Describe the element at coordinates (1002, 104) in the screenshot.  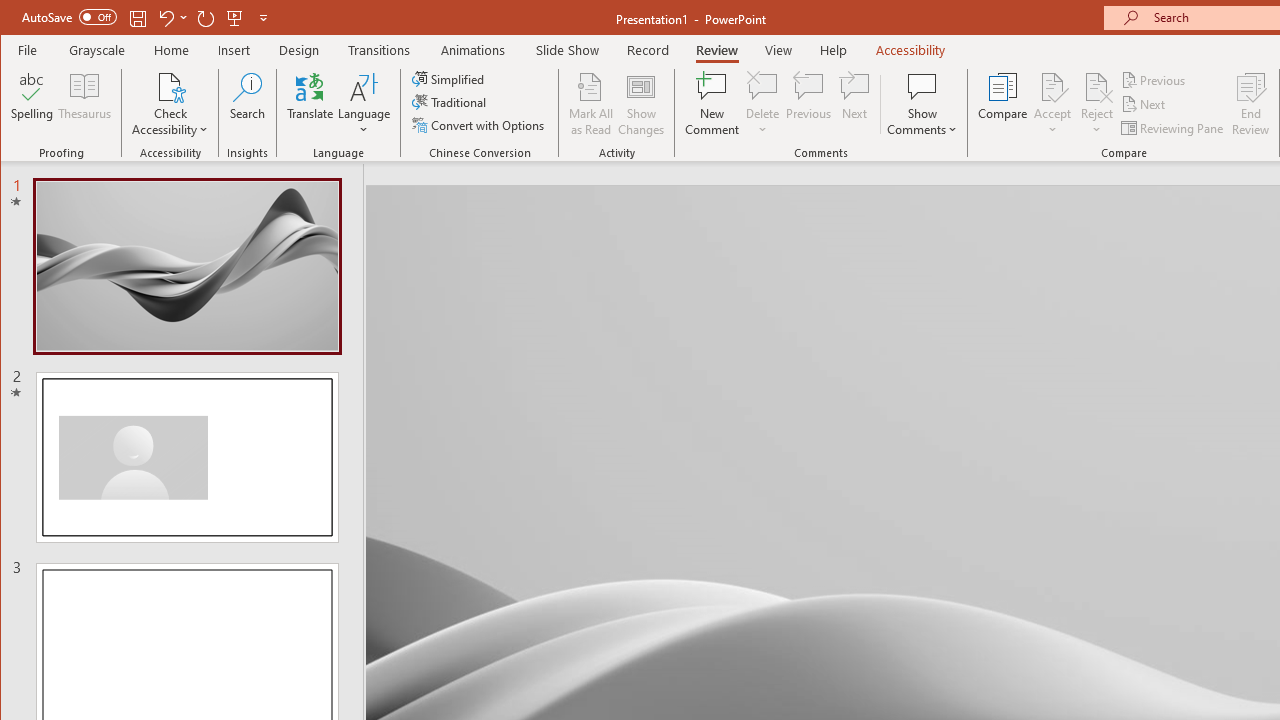
I see `'Compare'` at that location.